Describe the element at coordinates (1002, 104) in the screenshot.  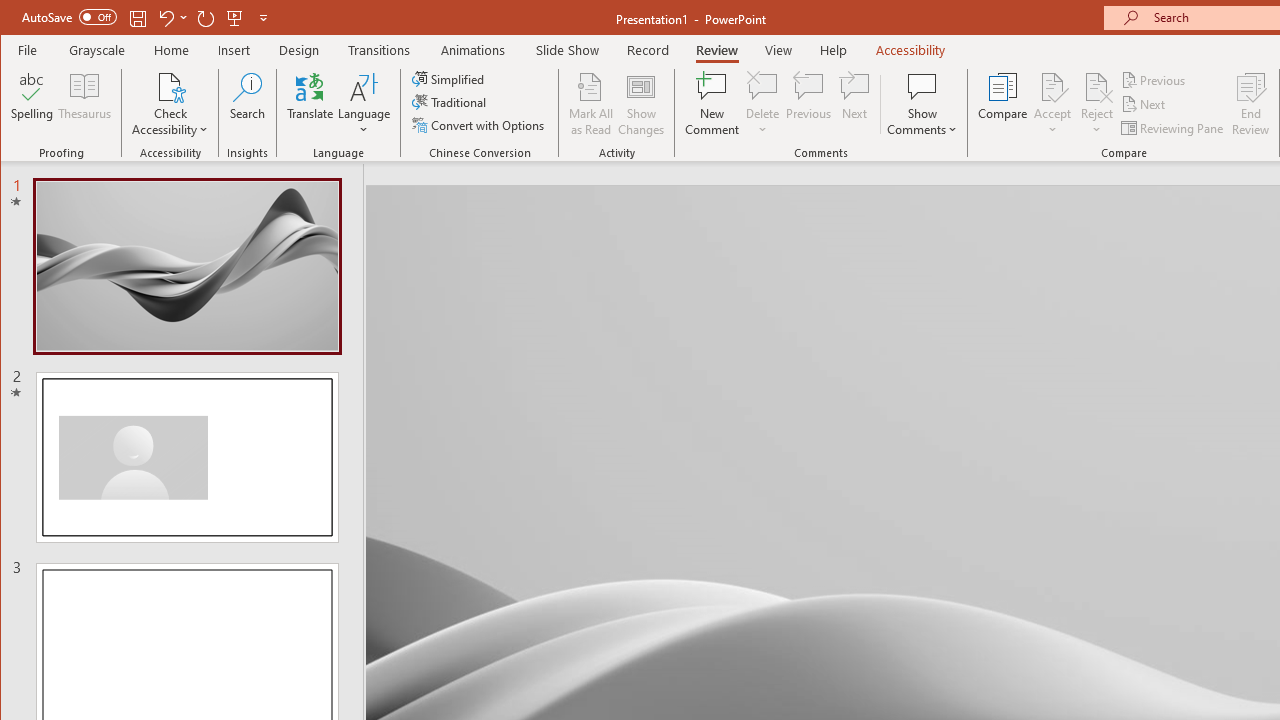
I see `'Compare'` at that location.